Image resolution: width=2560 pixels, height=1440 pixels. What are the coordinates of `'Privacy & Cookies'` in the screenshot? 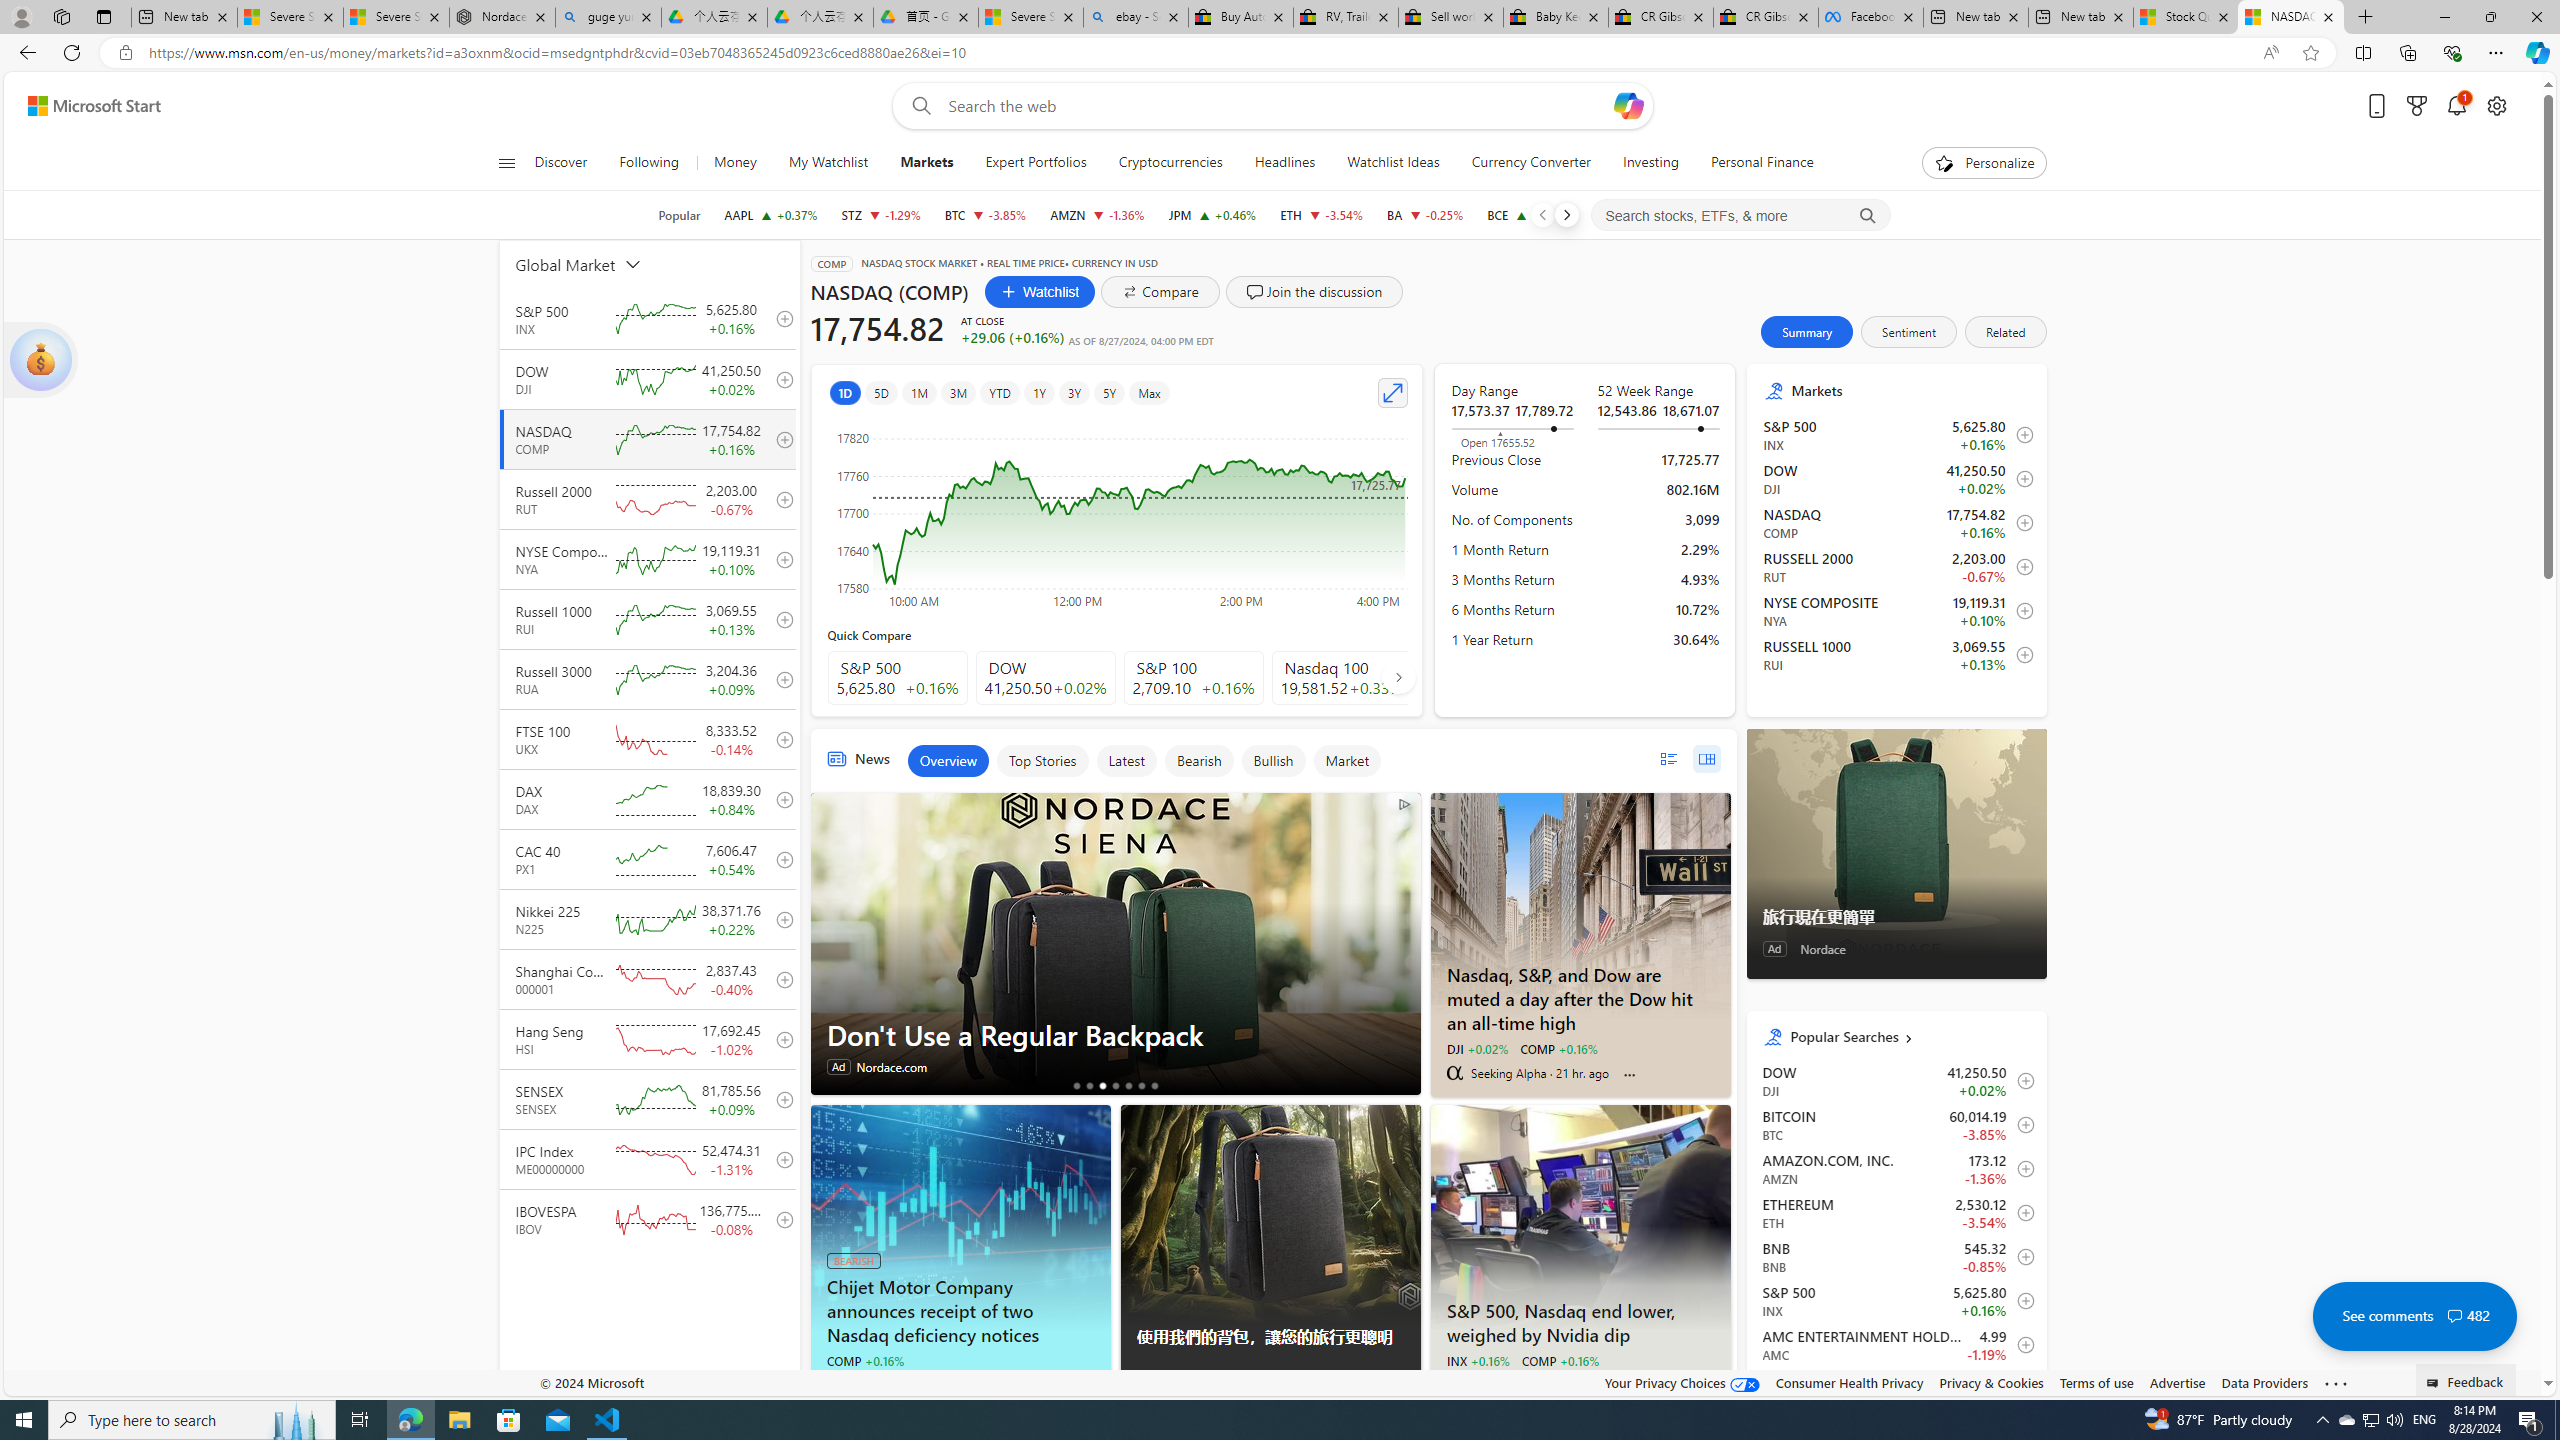 It's located at (1989, 1382).